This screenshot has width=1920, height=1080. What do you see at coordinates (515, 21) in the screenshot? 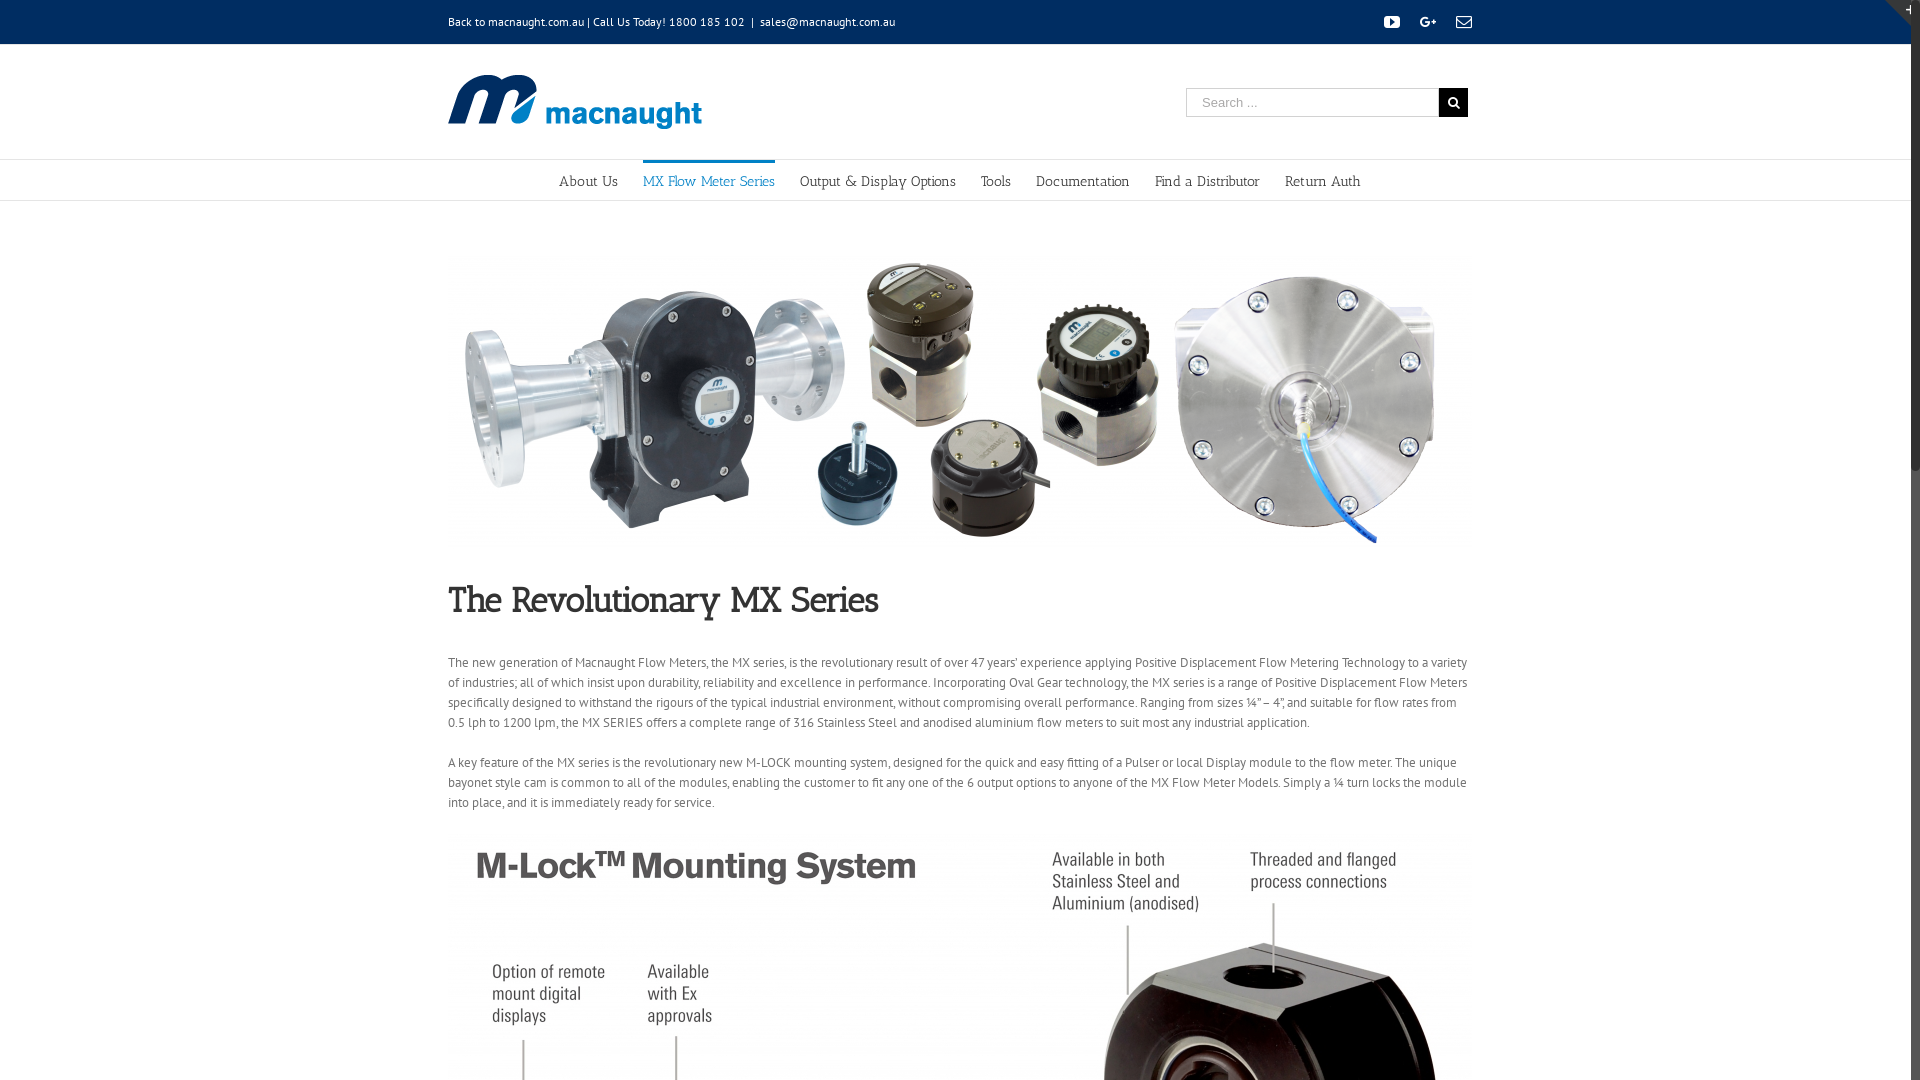
I see `'Back to macnaught.com.au'` at bounding box center [515, 21].